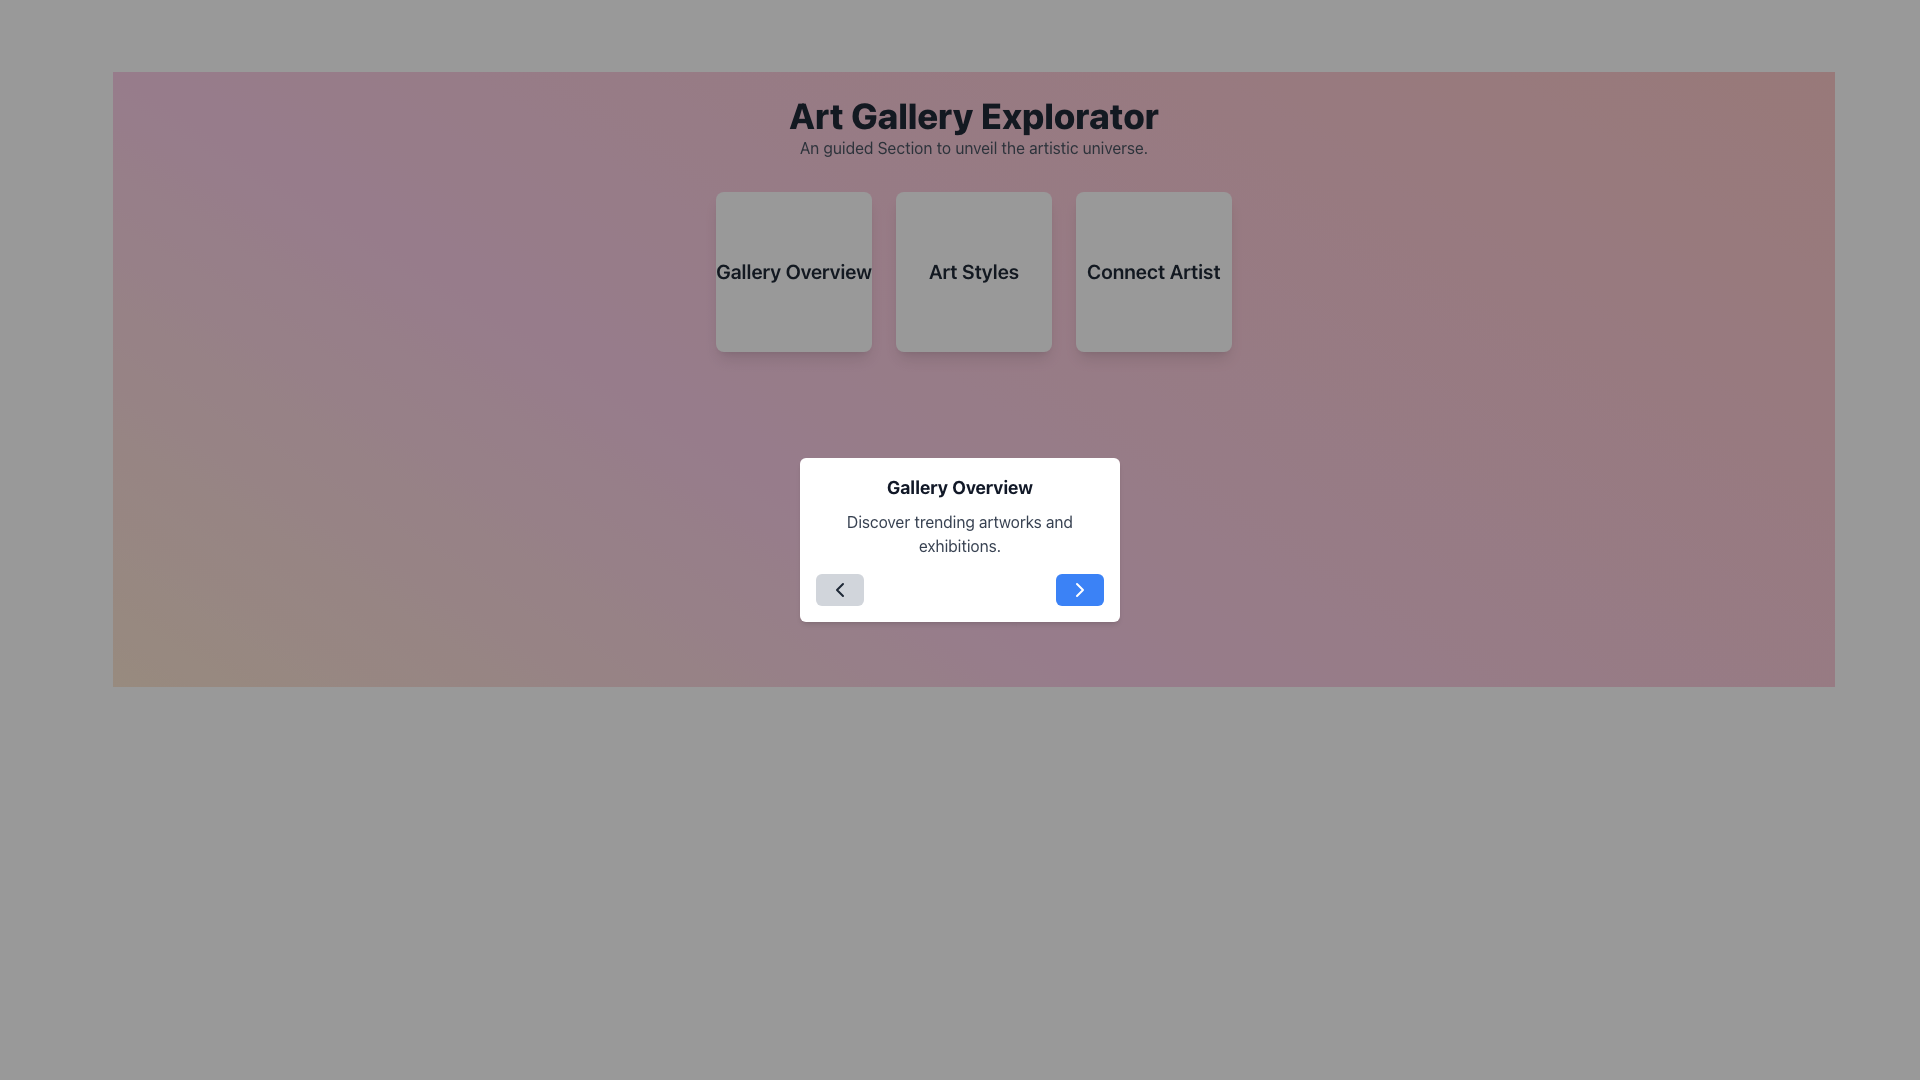 Image resolution: width=1920 pixels, height=1080 pixels. Describe the element at coordinates (793, 272) in the screenshot. I see `text label that identifies the leftmost card in the row of three containers, which is located under the text 'Art Gallery Explorator'` at that location.